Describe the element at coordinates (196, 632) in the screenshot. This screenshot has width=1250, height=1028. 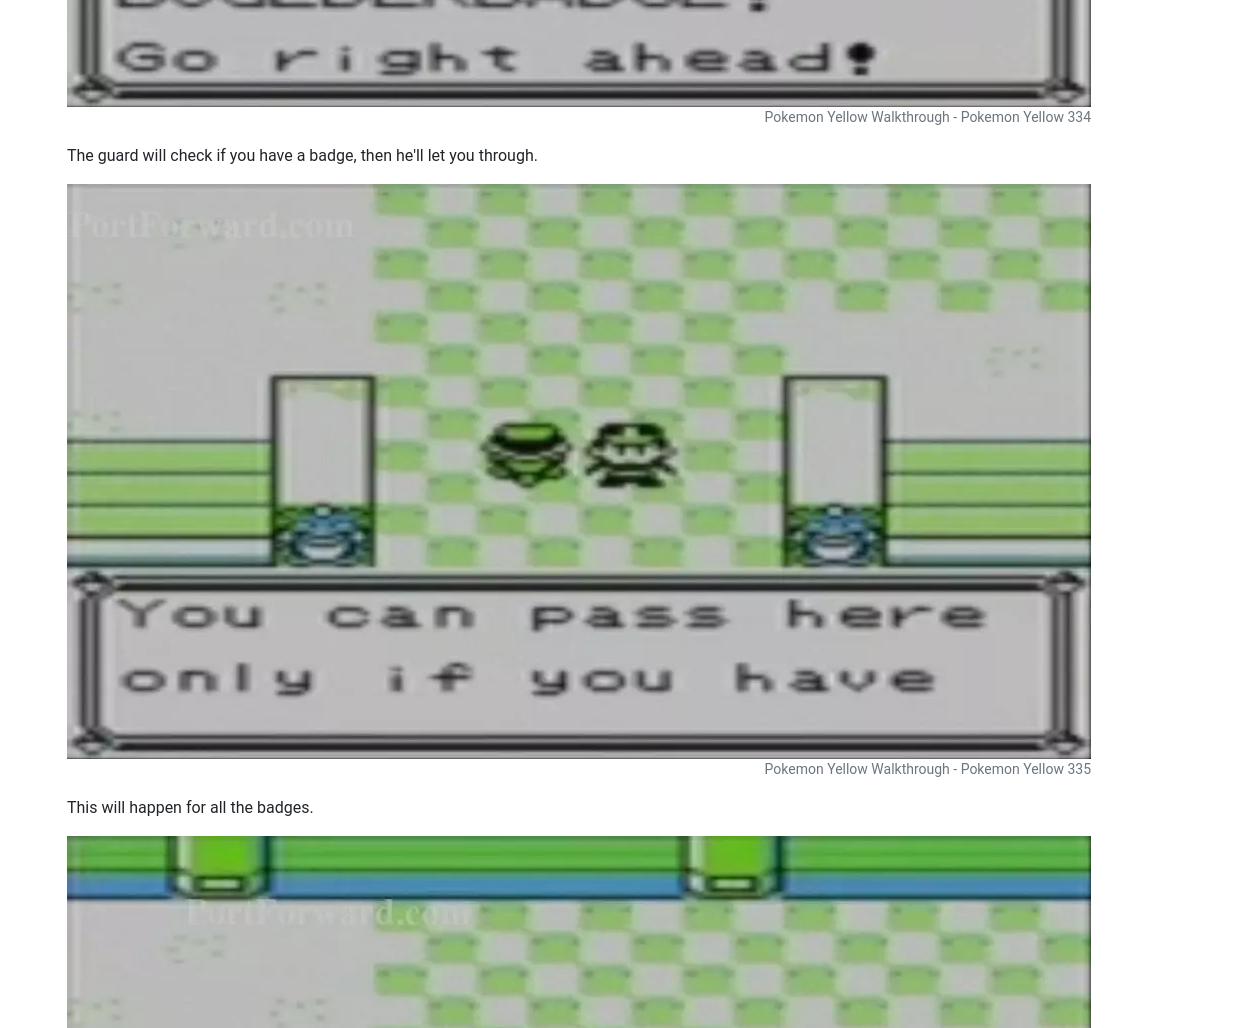
I see `'How To Open Ports in Your Router for Dota 2'` at that location.